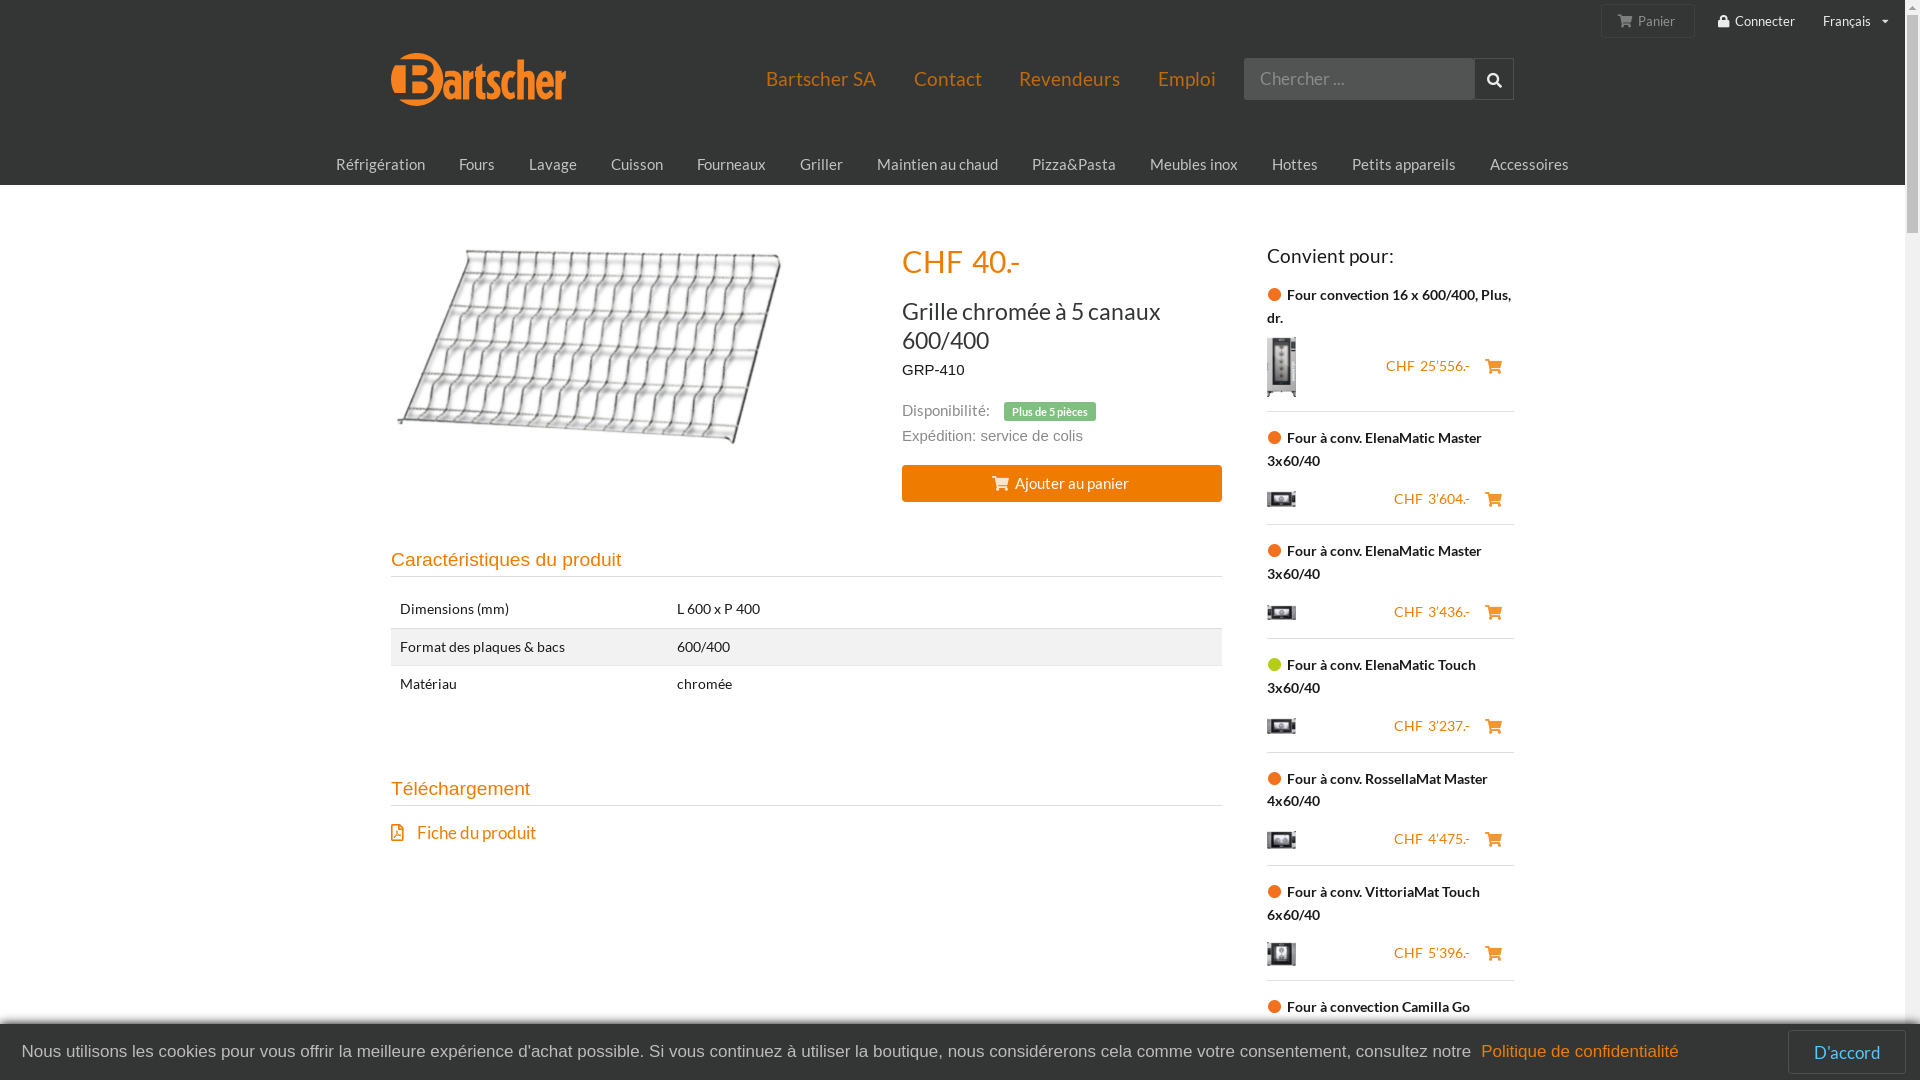 The height and width of the screenshot is (1080, 1920). I want to click on 'Pizza&Pasta', so click(1014, 164).